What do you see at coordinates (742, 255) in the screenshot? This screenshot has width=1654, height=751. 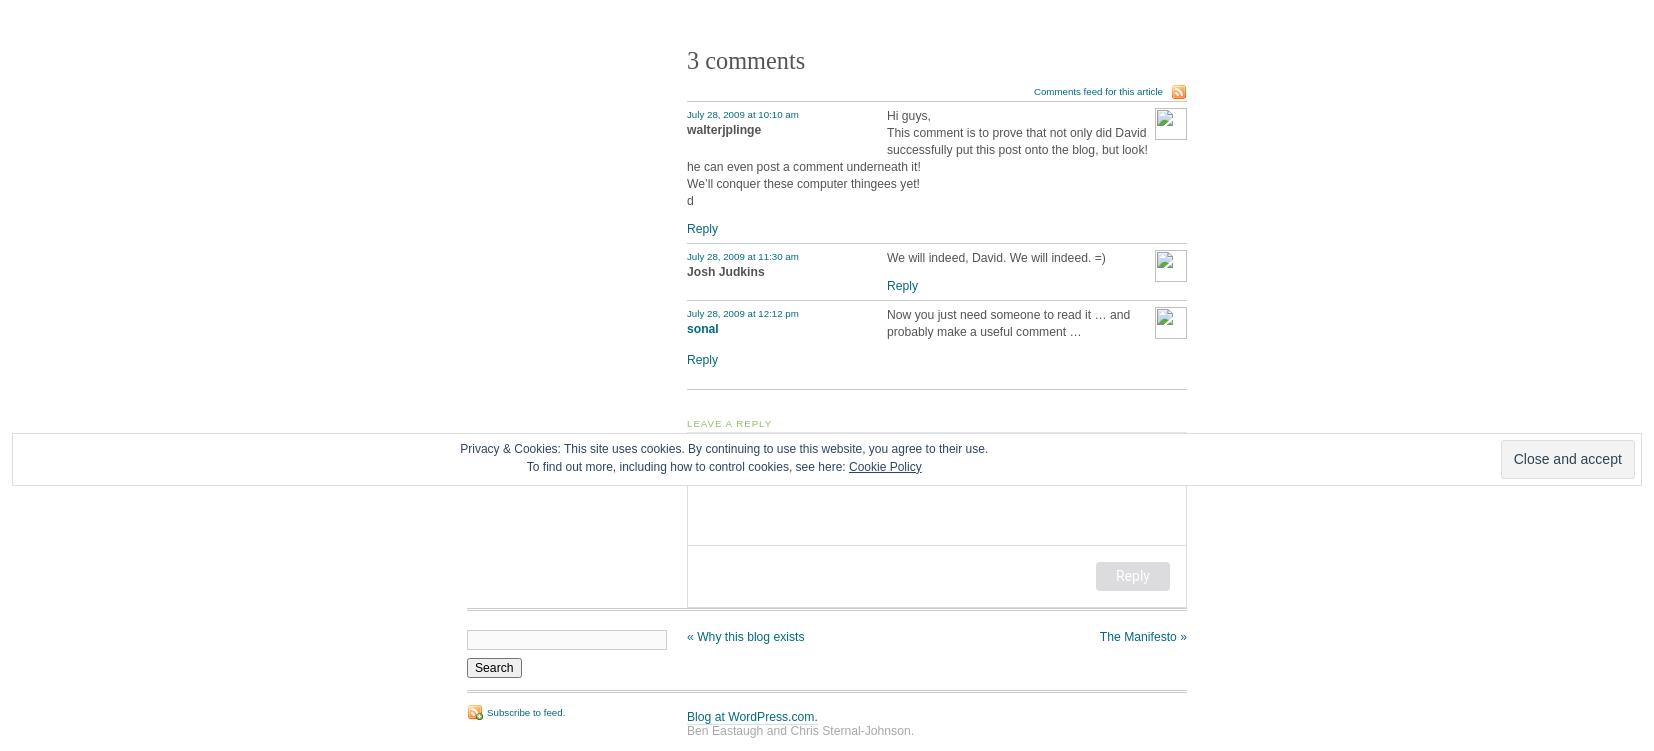 I see `'July 28, 2009 at 11:30 am'` at bounding box center [742, 255].